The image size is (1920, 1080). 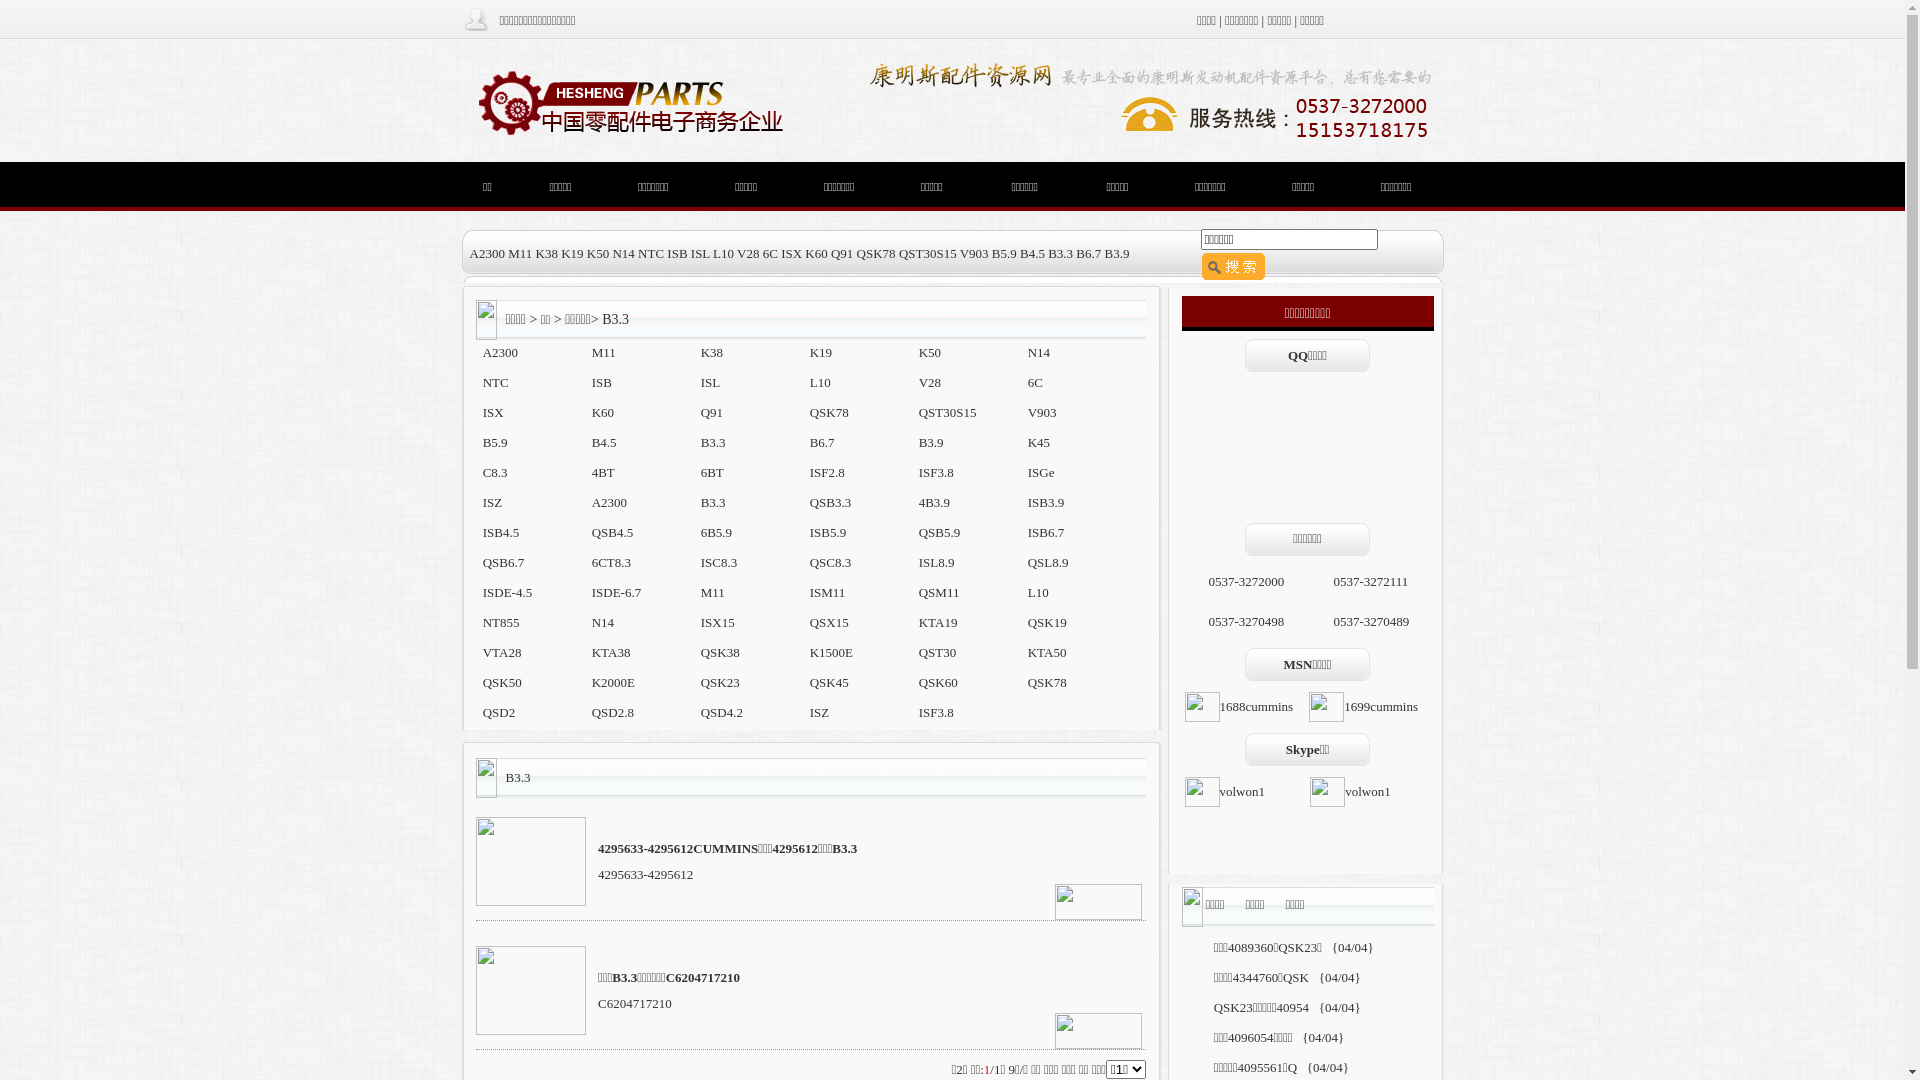 I want to click on 'K50', so click(x=929, y=351).